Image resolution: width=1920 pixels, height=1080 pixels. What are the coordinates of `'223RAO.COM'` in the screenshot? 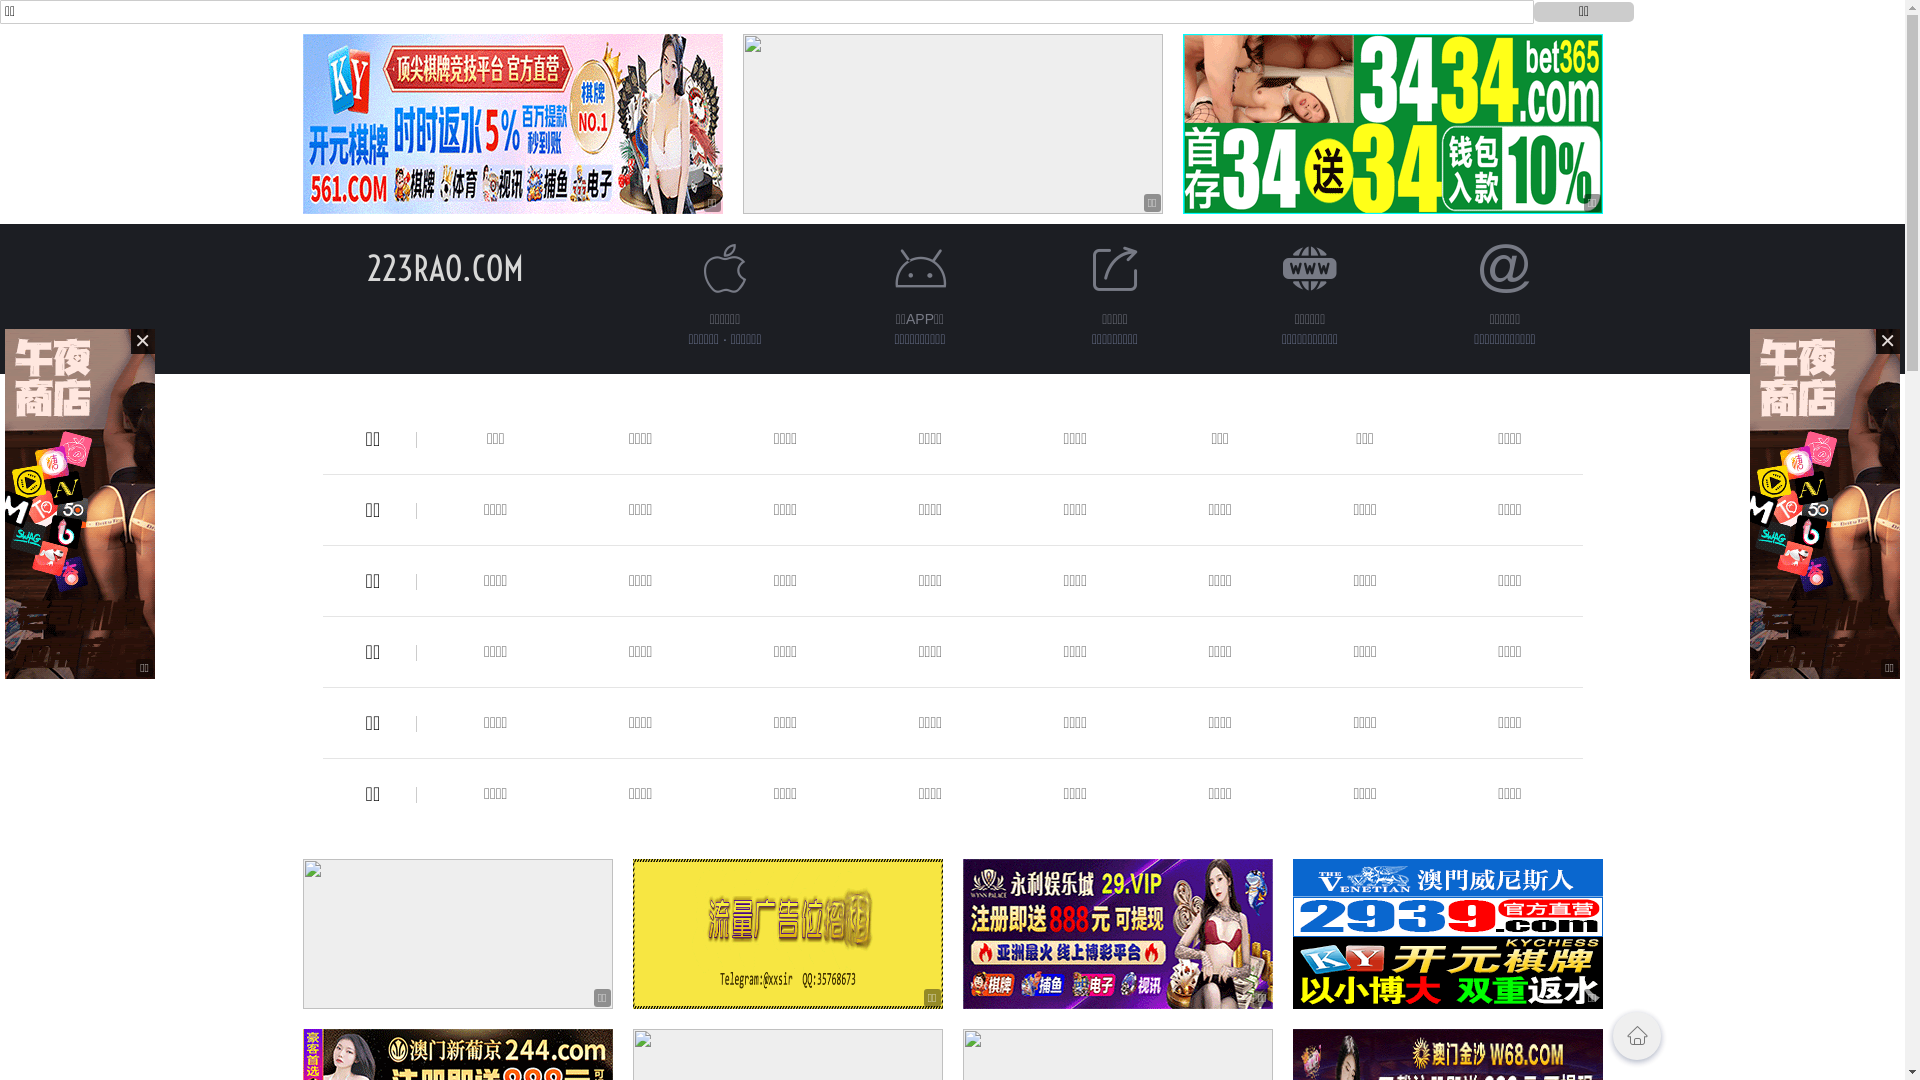 It's located at (366, 267).